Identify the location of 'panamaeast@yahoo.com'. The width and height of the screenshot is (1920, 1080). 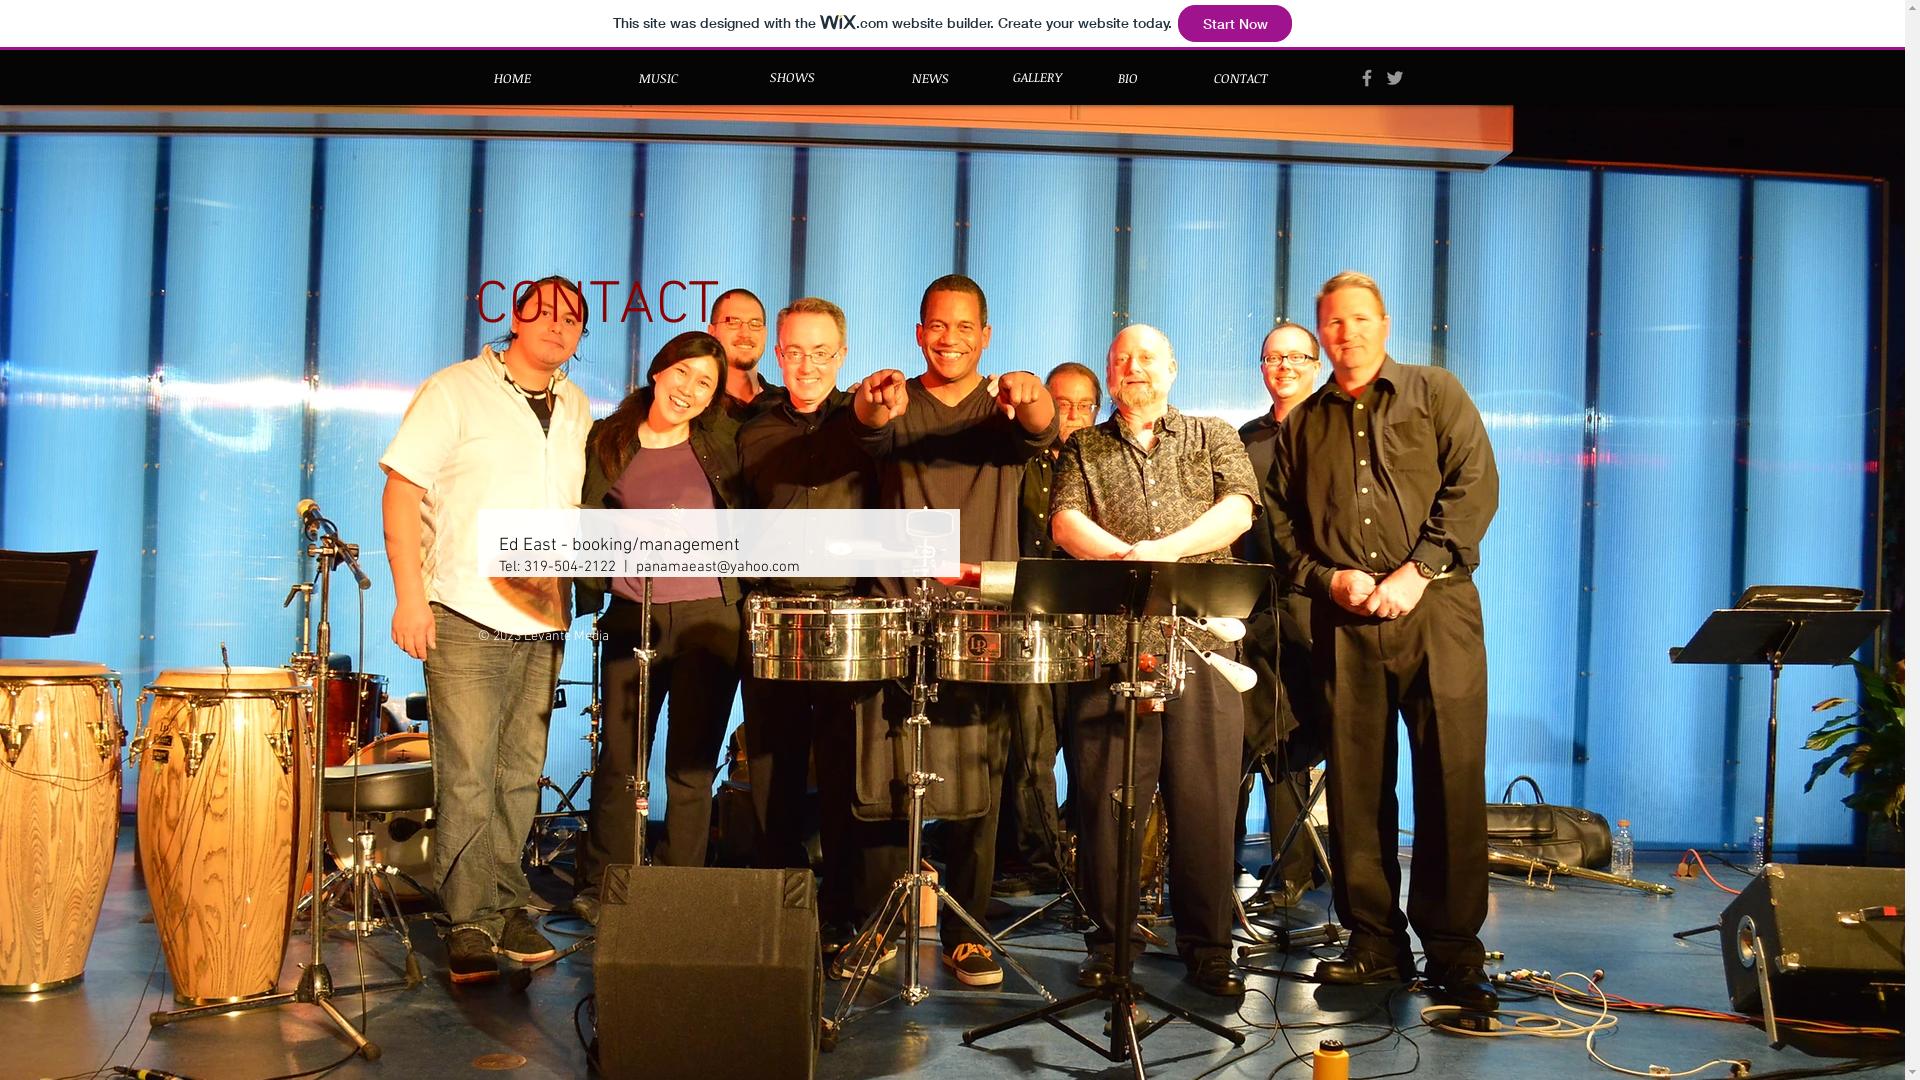
(718, 567).